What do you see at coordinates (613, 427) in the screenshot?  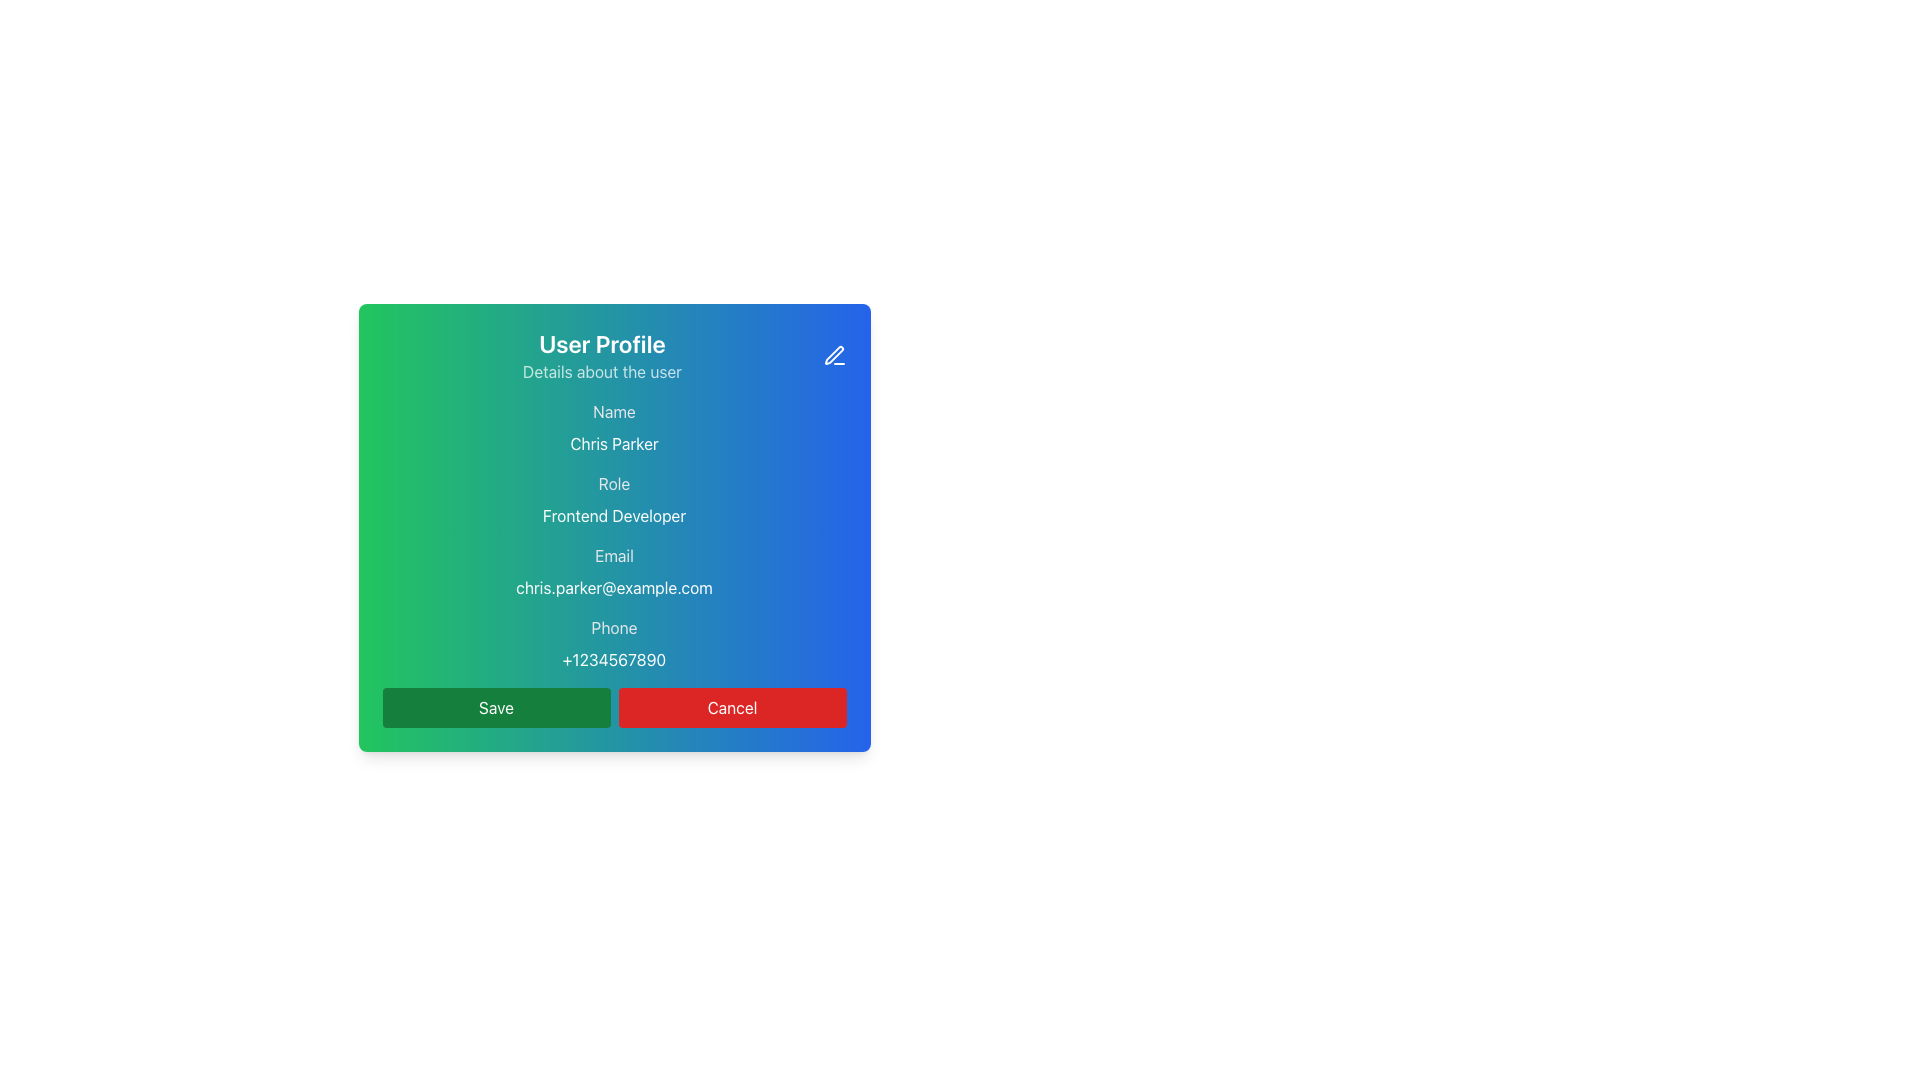 I see `the text label and value pair displaying 'Name' and 'Chris Parker' within the User Profile card interface, which is the first information section` at bounding box center [613, 427].